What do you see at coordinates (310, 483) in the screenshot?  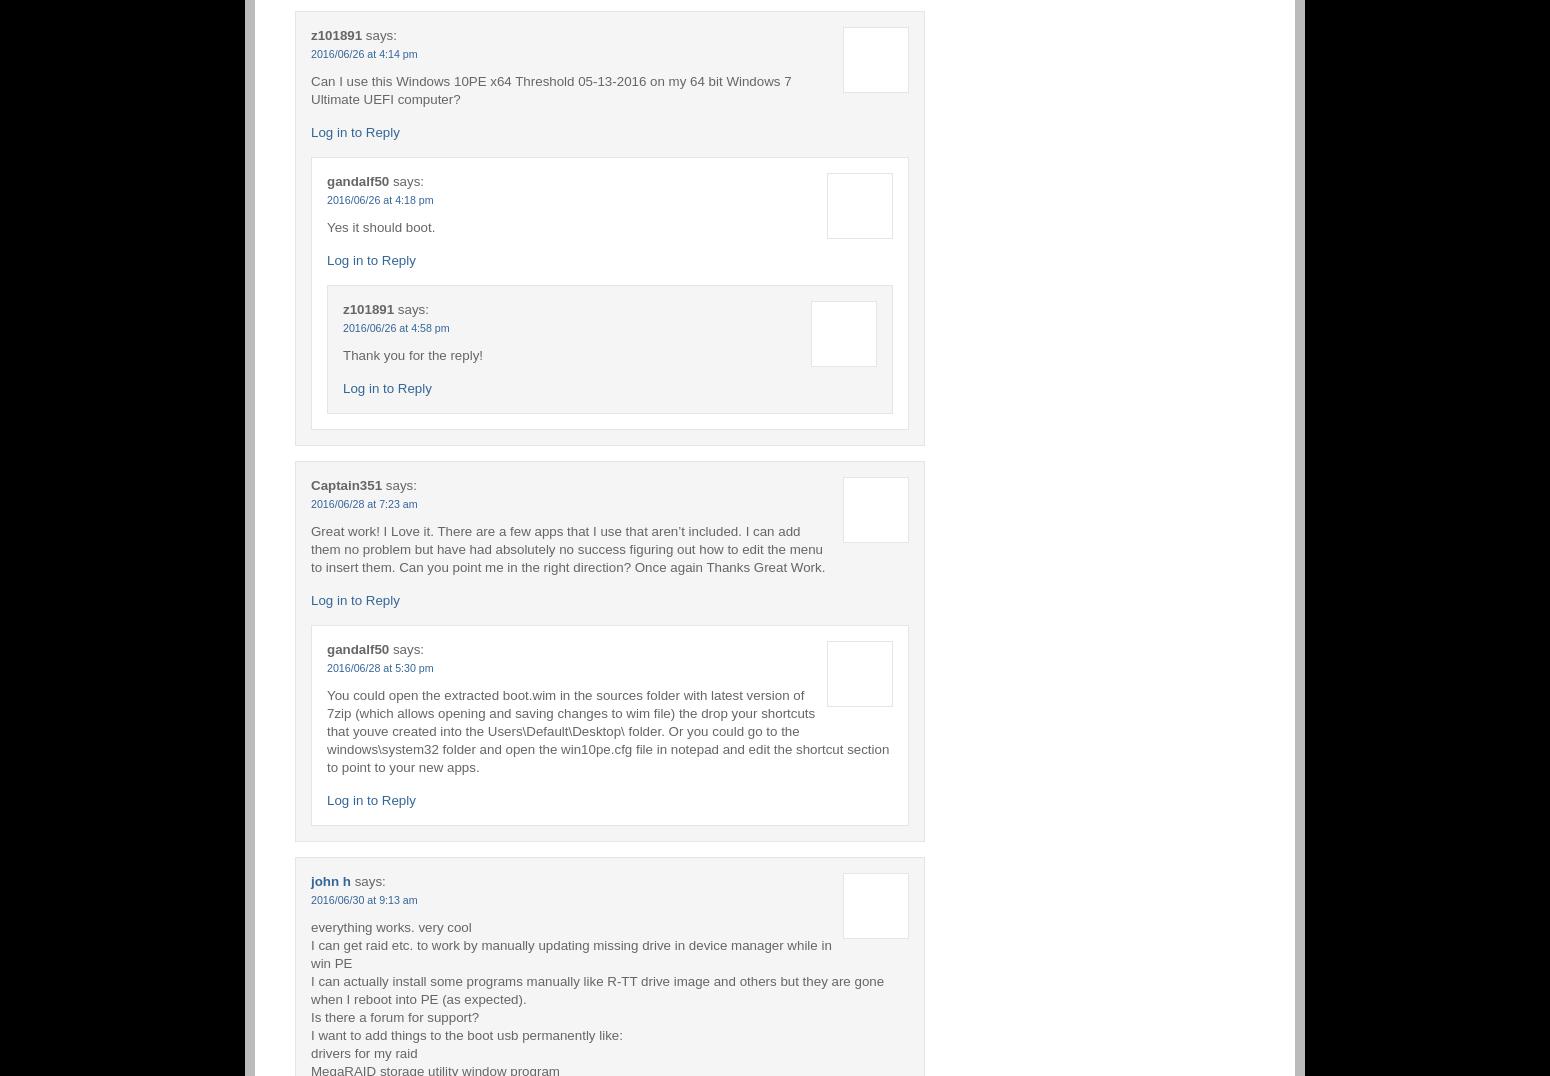 I see `'Captain351'` at bounding box center [310, 483].